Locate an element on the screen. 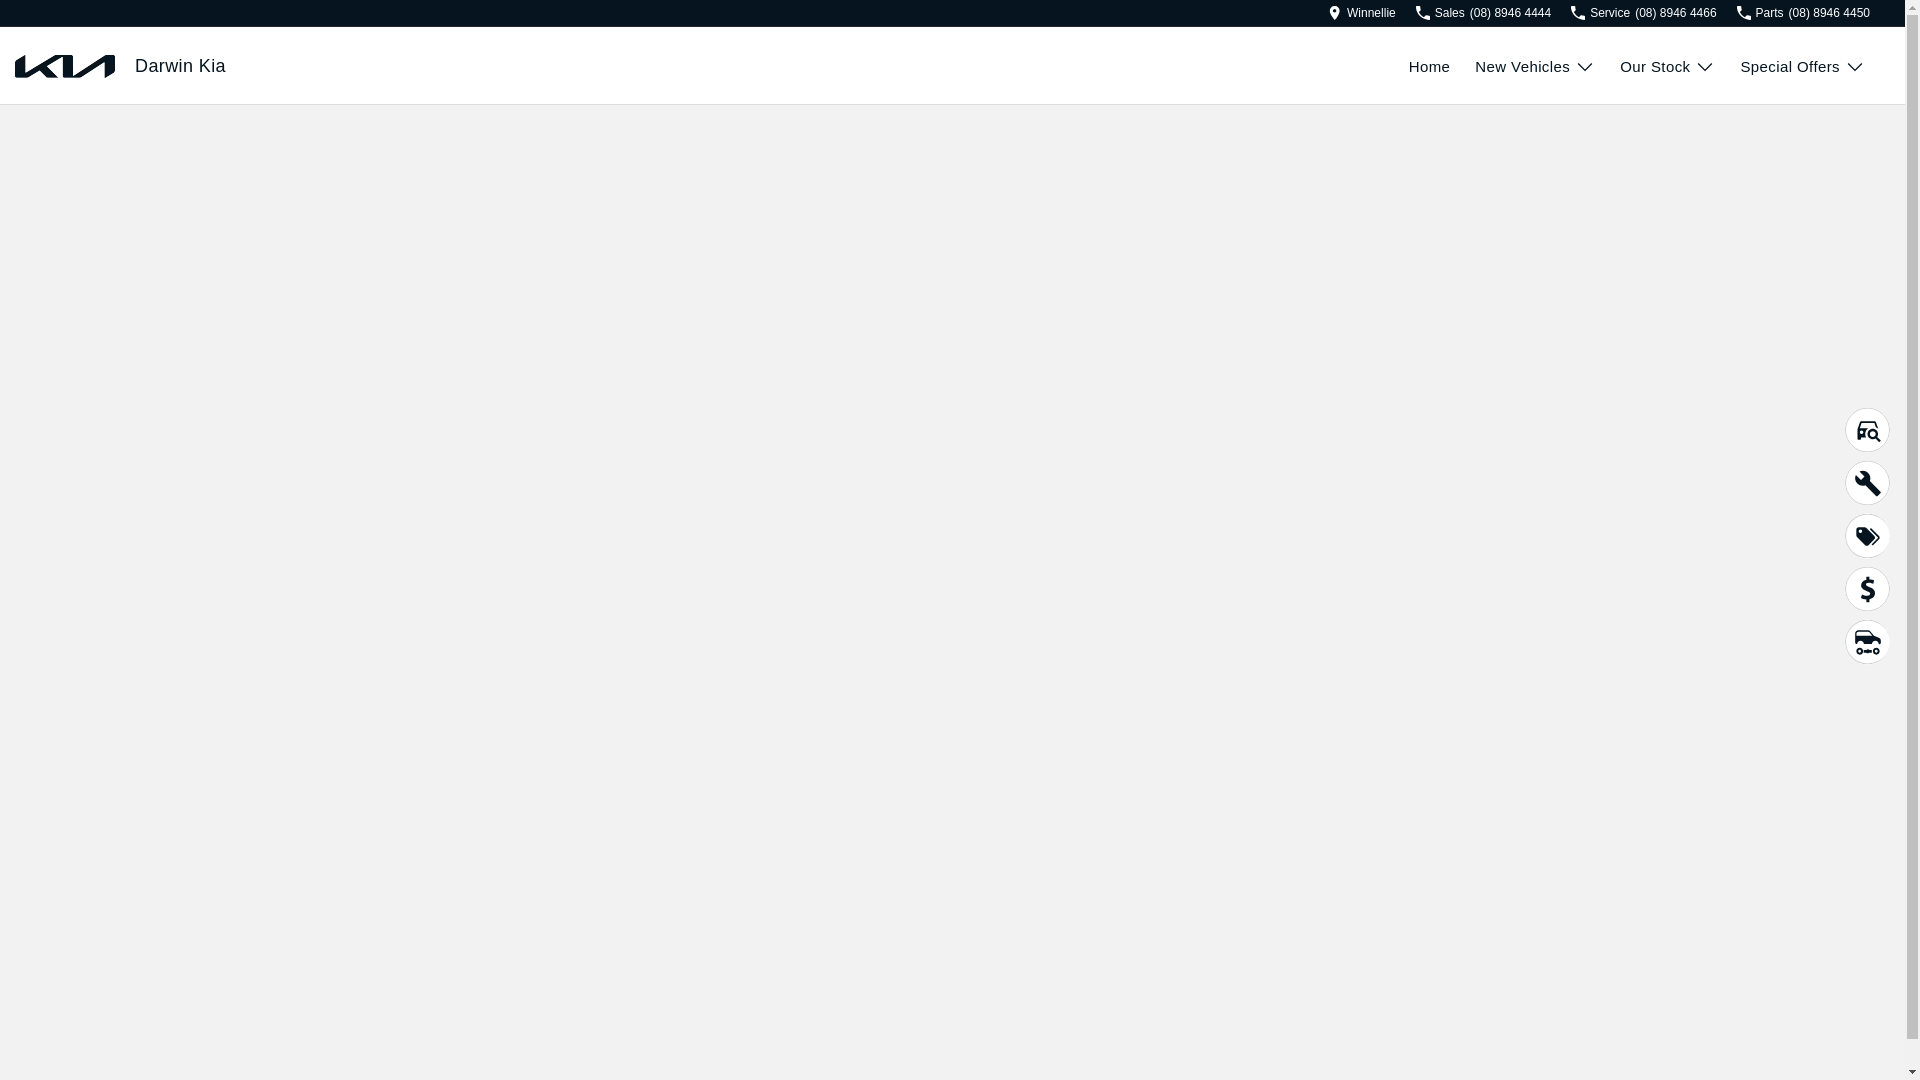 The image size is (1920, 1080). 'Parts is located at coordinates (1736, 12).